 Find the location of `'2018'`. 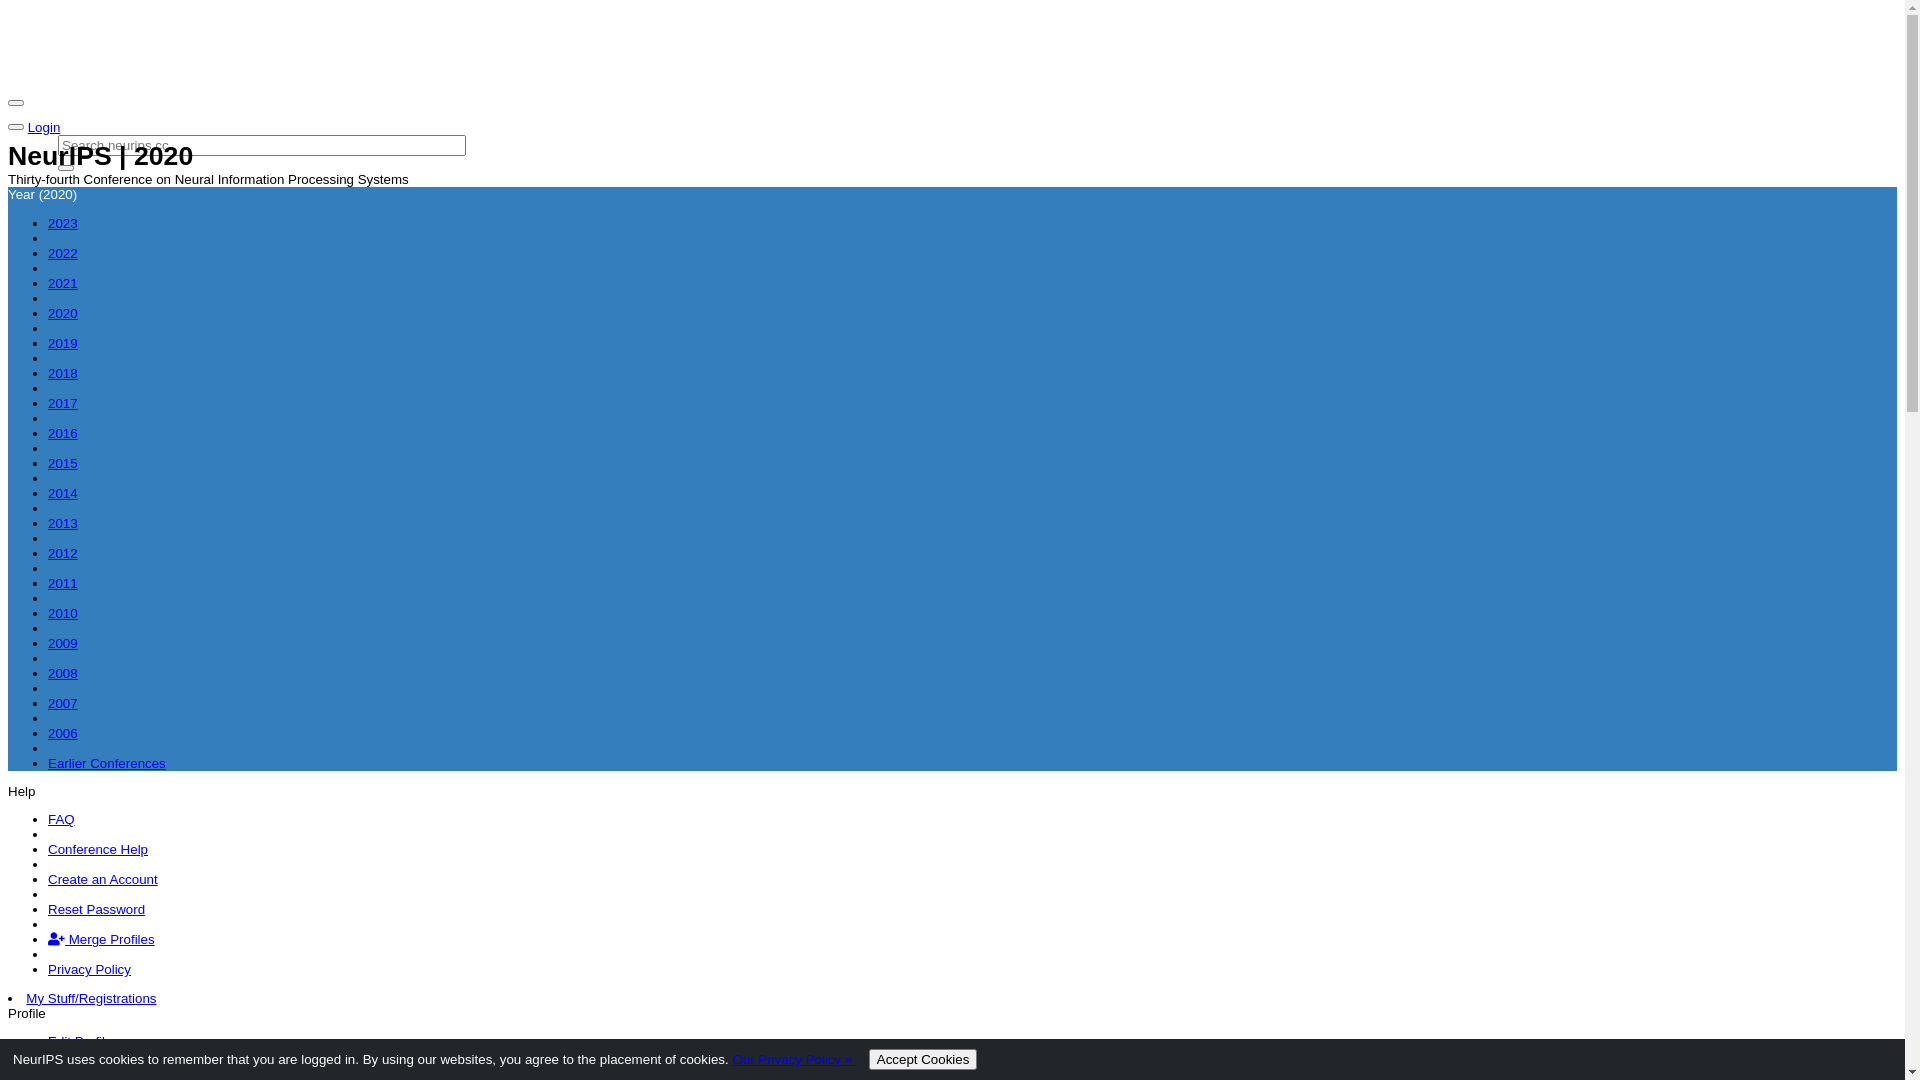

'2018' is located at coordinates (62, 373).